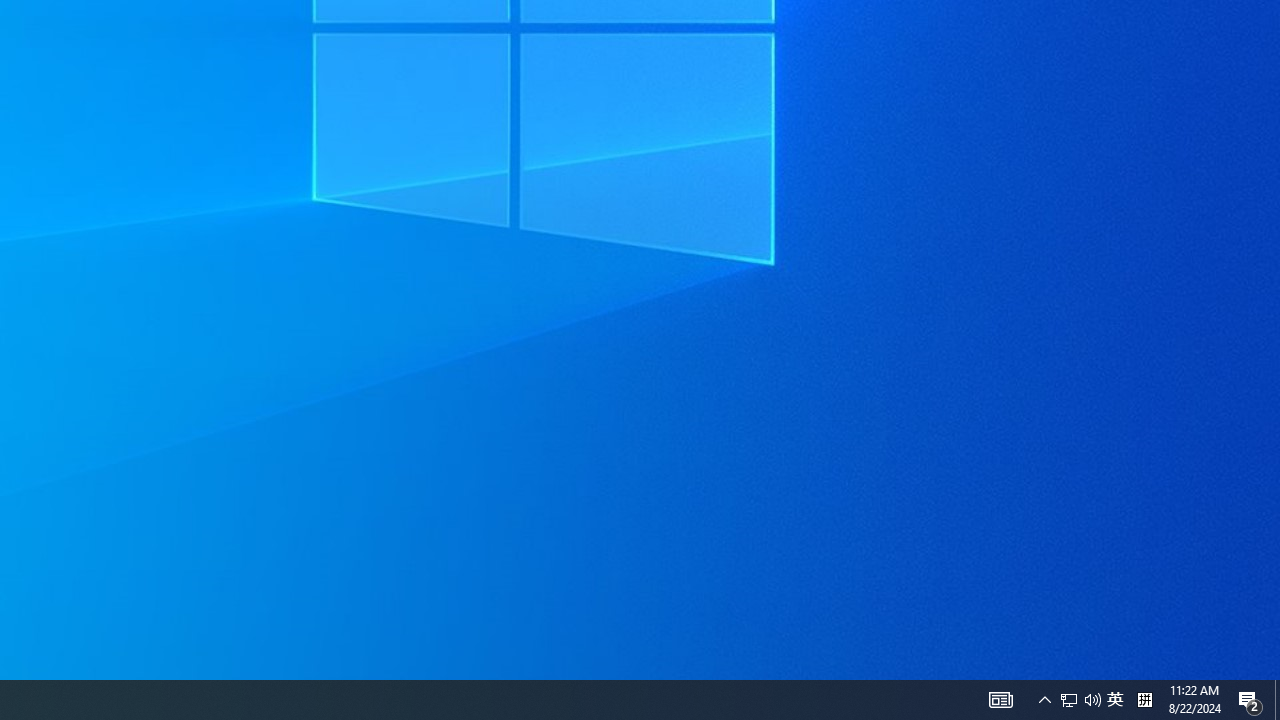 The image size is (1280, 720). Describe the element at coordinates (1092, 698) in the screenshot. I see `'Q2790: 100%'` at that location.